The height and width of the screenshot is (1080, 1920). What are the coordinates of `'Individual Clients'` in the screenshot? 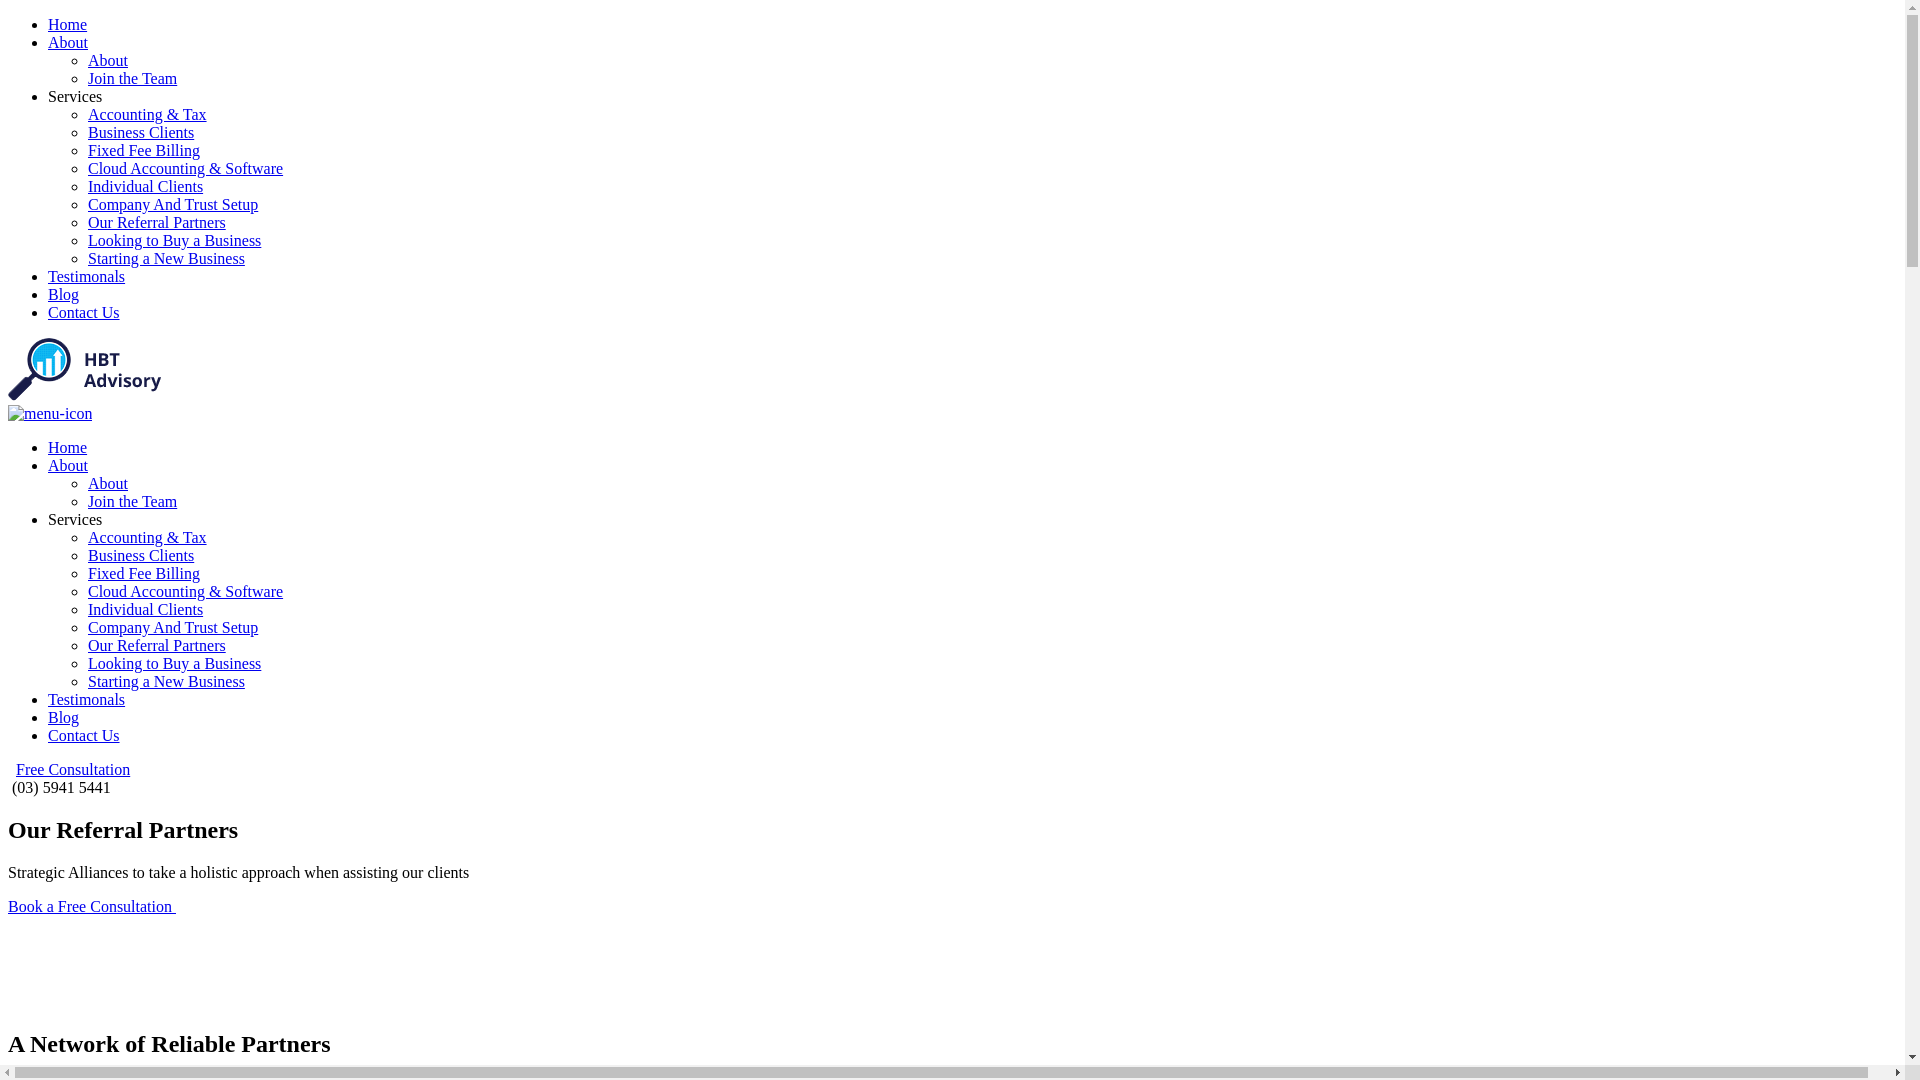 It's located at (144, 608).